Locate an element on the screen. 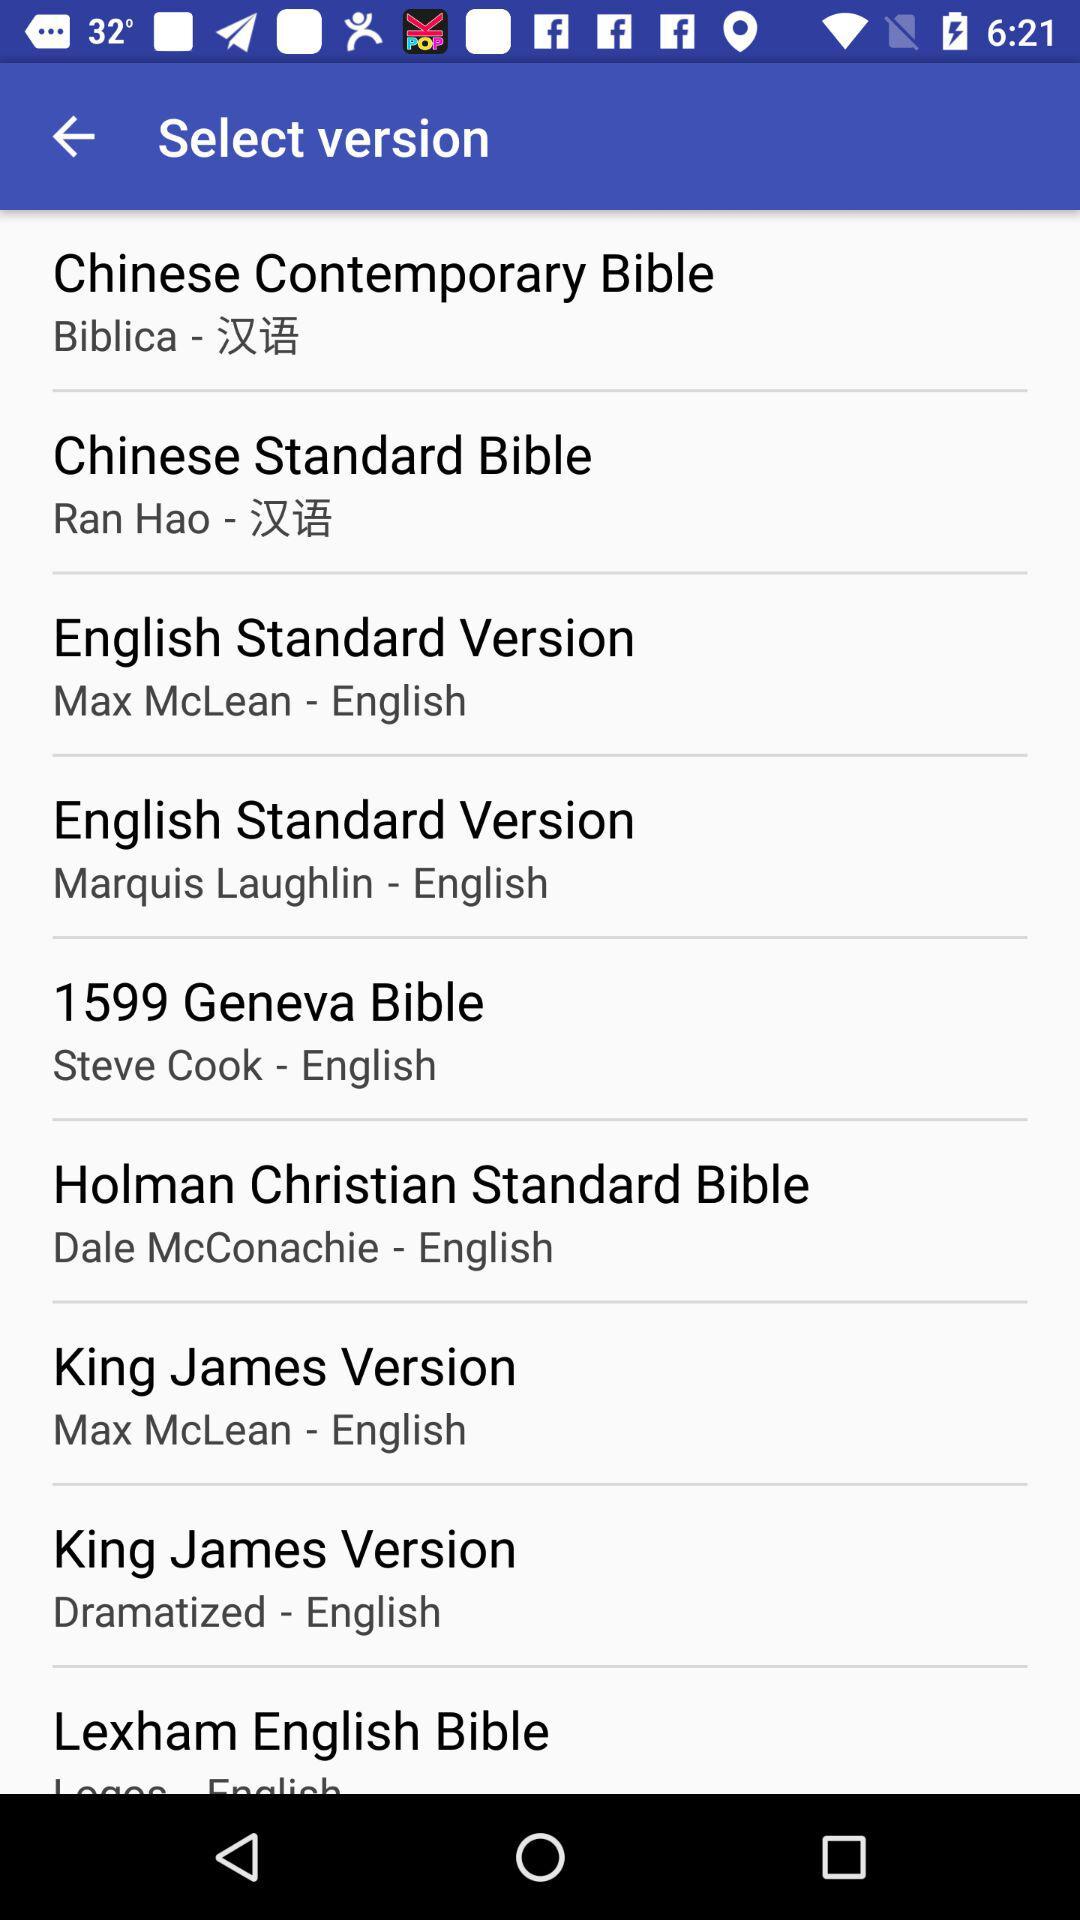  item below chinese standard bible item is located at coordinates (228, 516).